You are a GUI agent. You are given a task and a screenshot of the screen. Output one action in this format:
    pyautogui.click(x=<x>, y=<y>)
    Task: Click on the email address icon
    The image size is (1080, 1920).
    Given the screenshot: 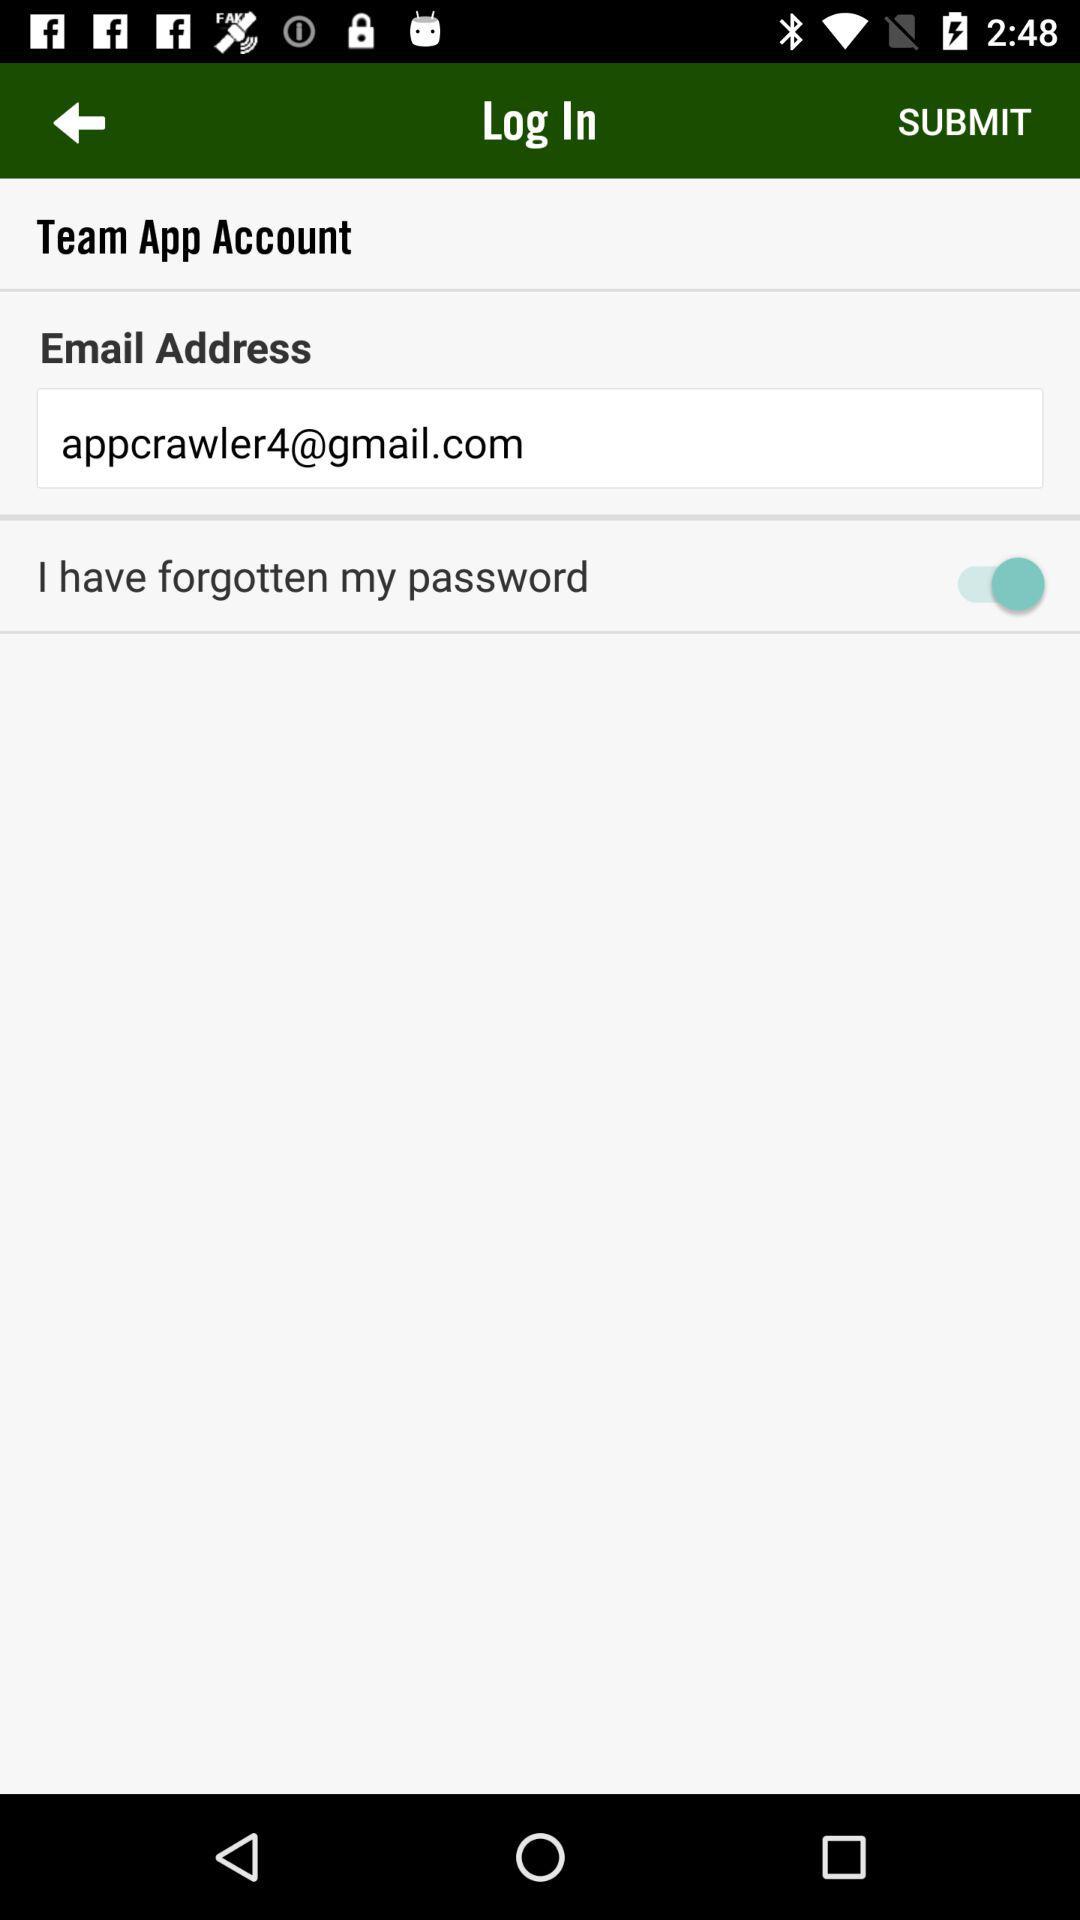 What is the action you would take?
    pyautogui.click(x=540, y=346)
    